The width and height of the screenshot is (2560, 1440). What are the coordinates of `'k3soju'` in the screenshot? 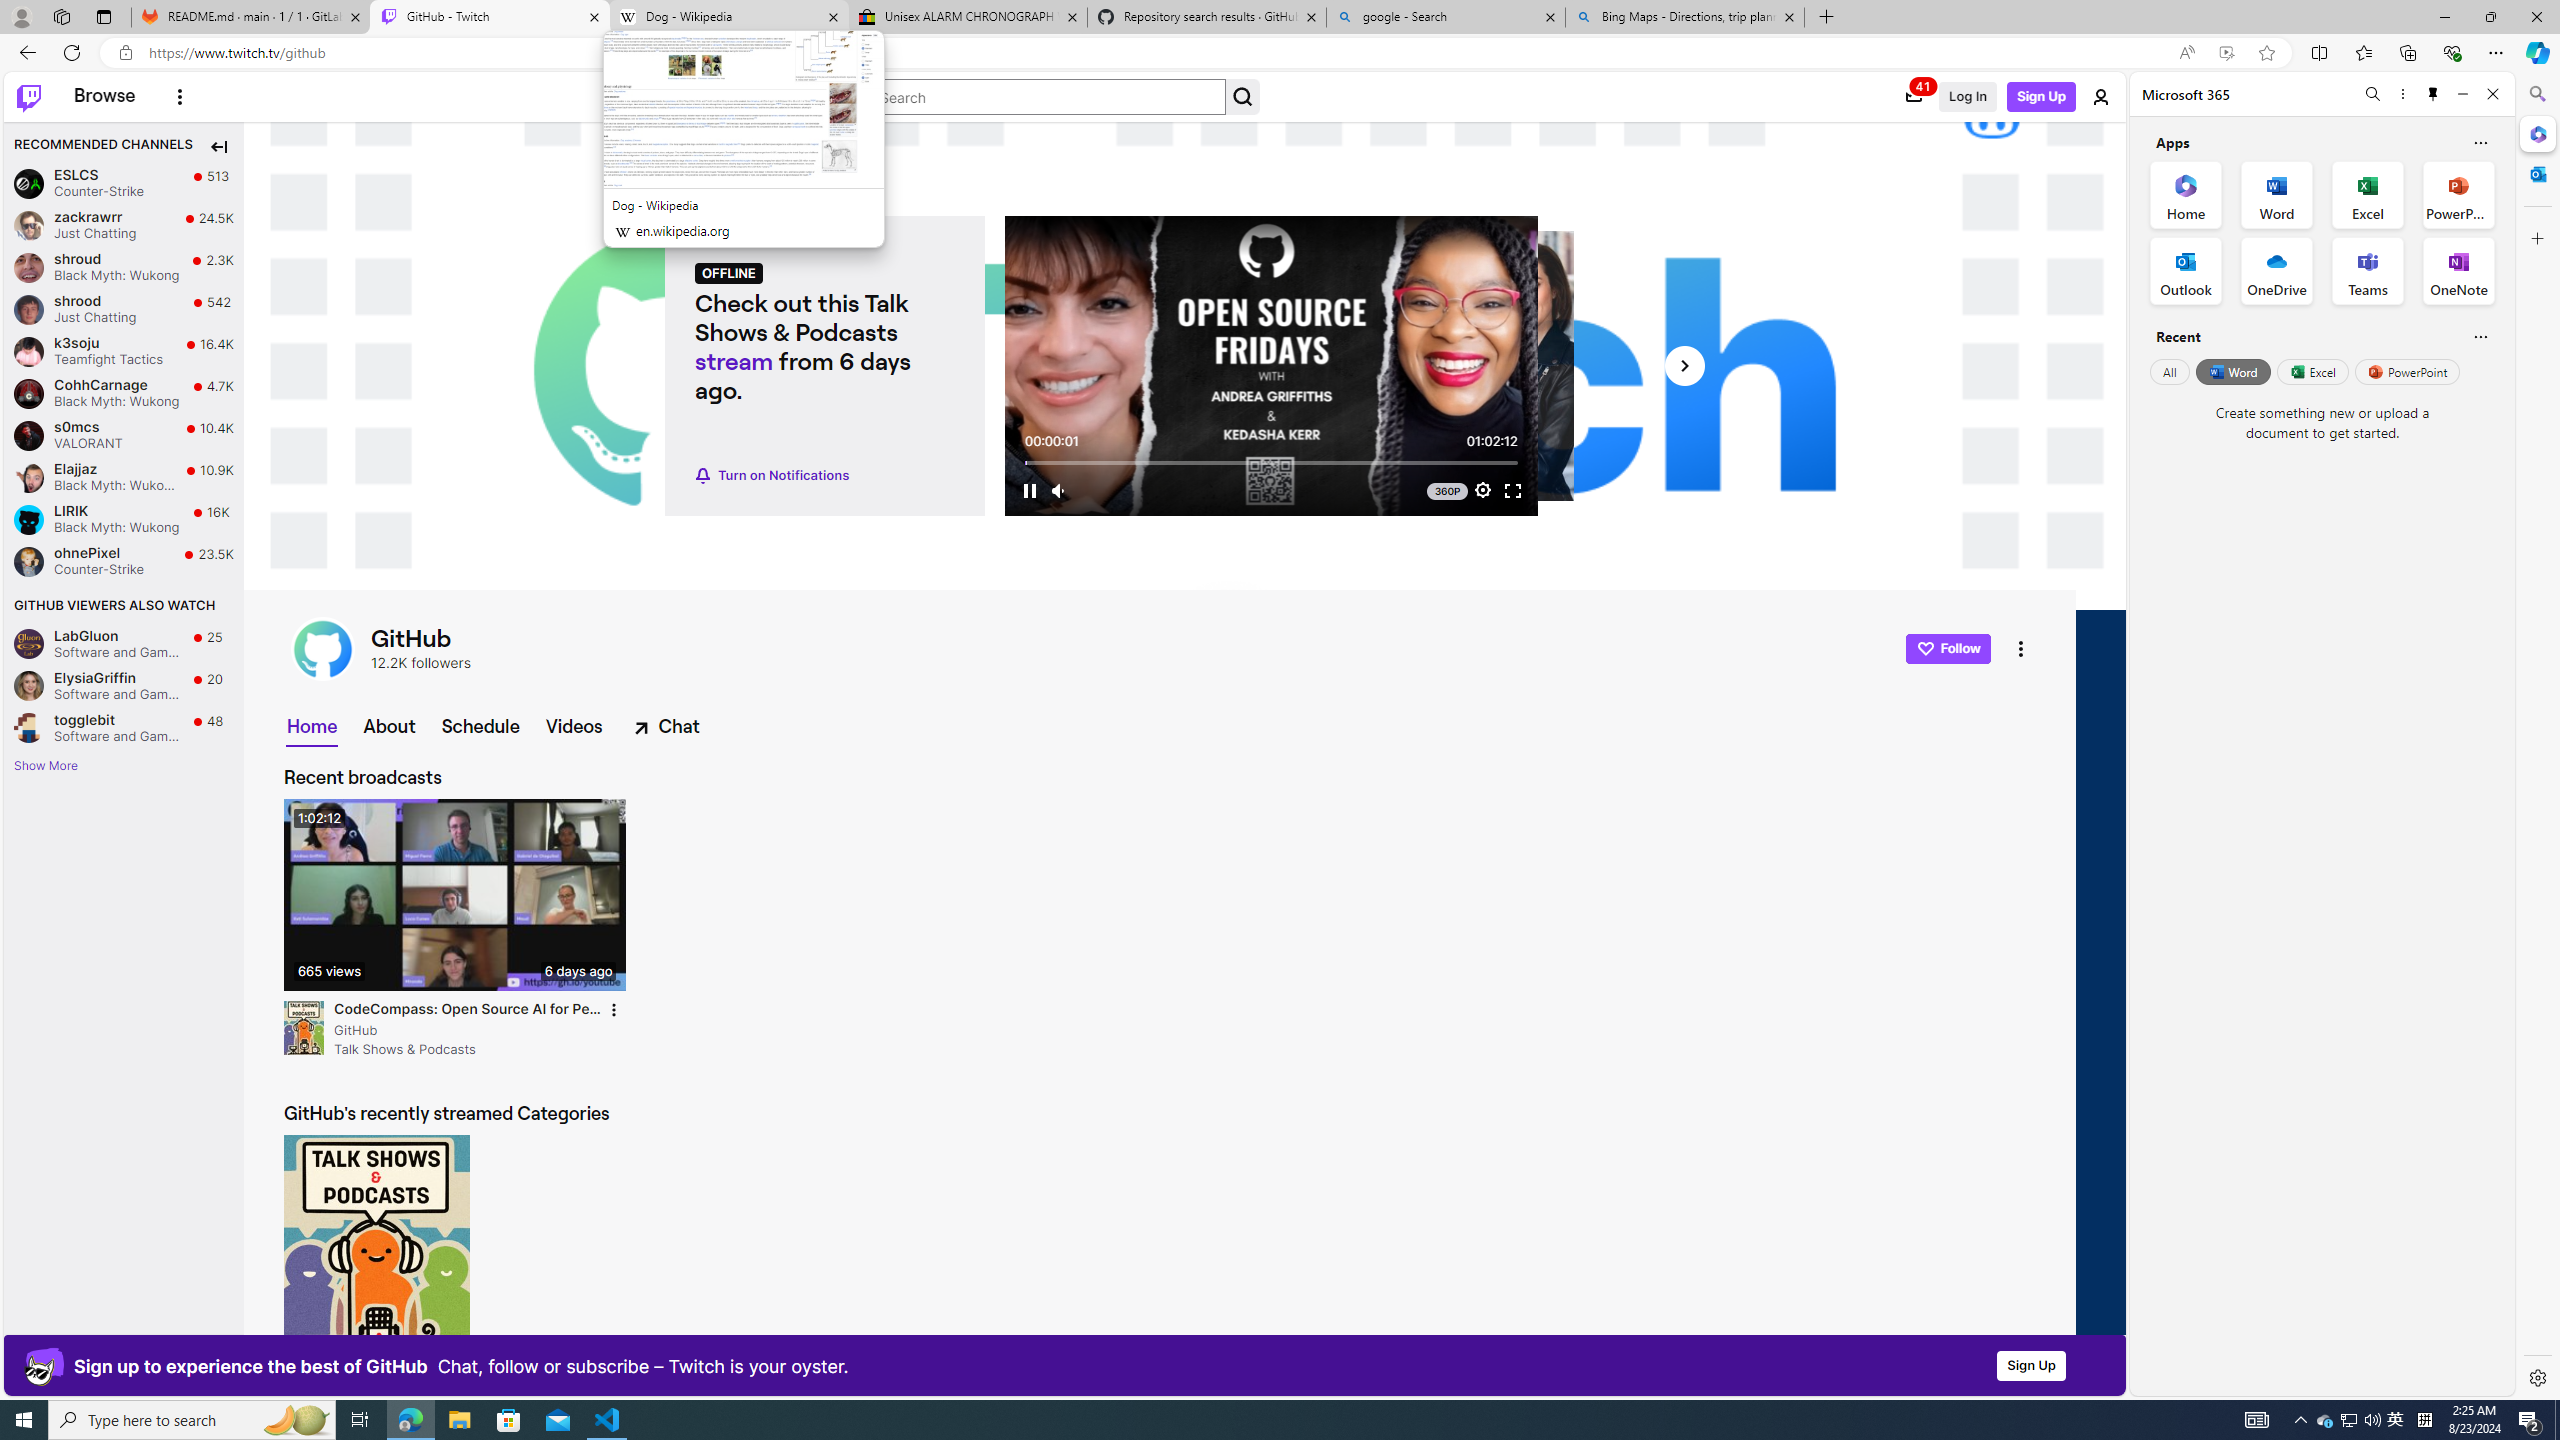 It's located at (28, 351).